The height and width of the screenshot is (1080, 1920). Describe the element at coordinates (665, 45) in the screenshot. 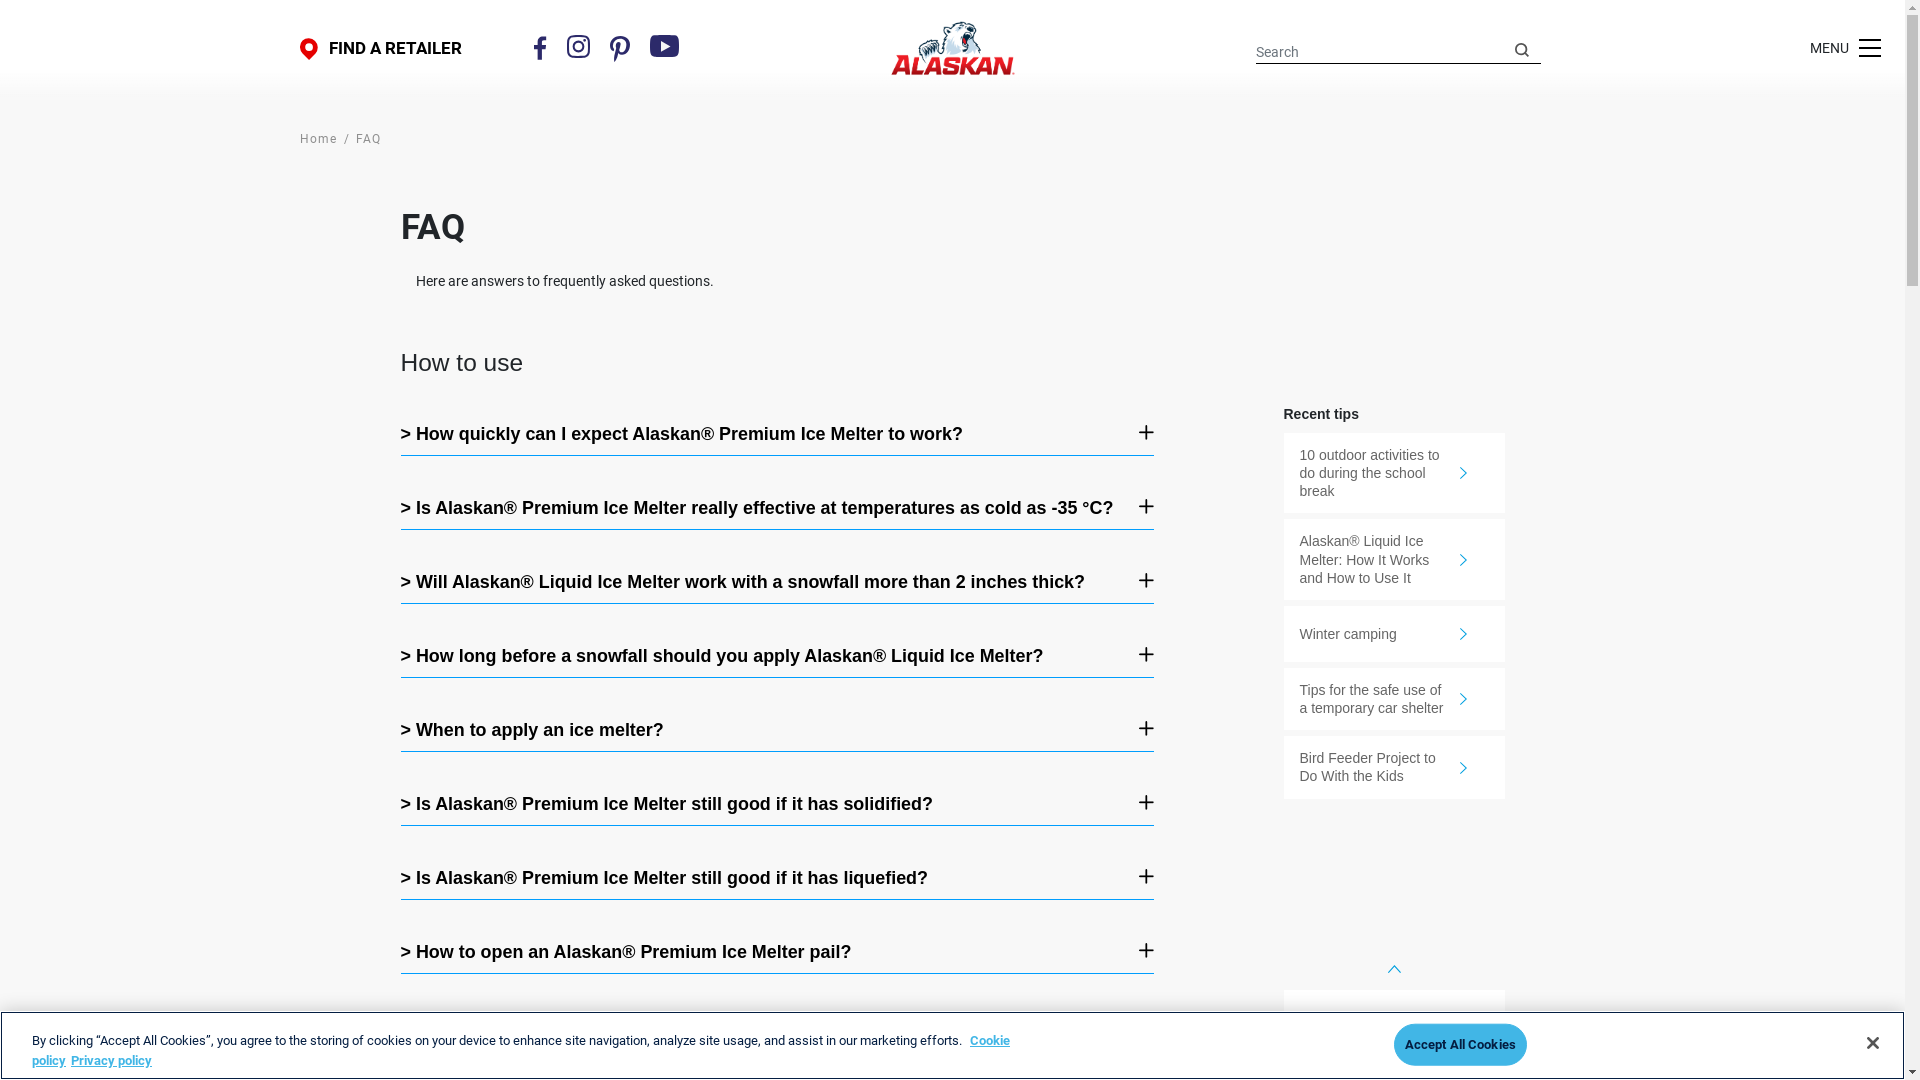

I see `'Youtube'` at that location.